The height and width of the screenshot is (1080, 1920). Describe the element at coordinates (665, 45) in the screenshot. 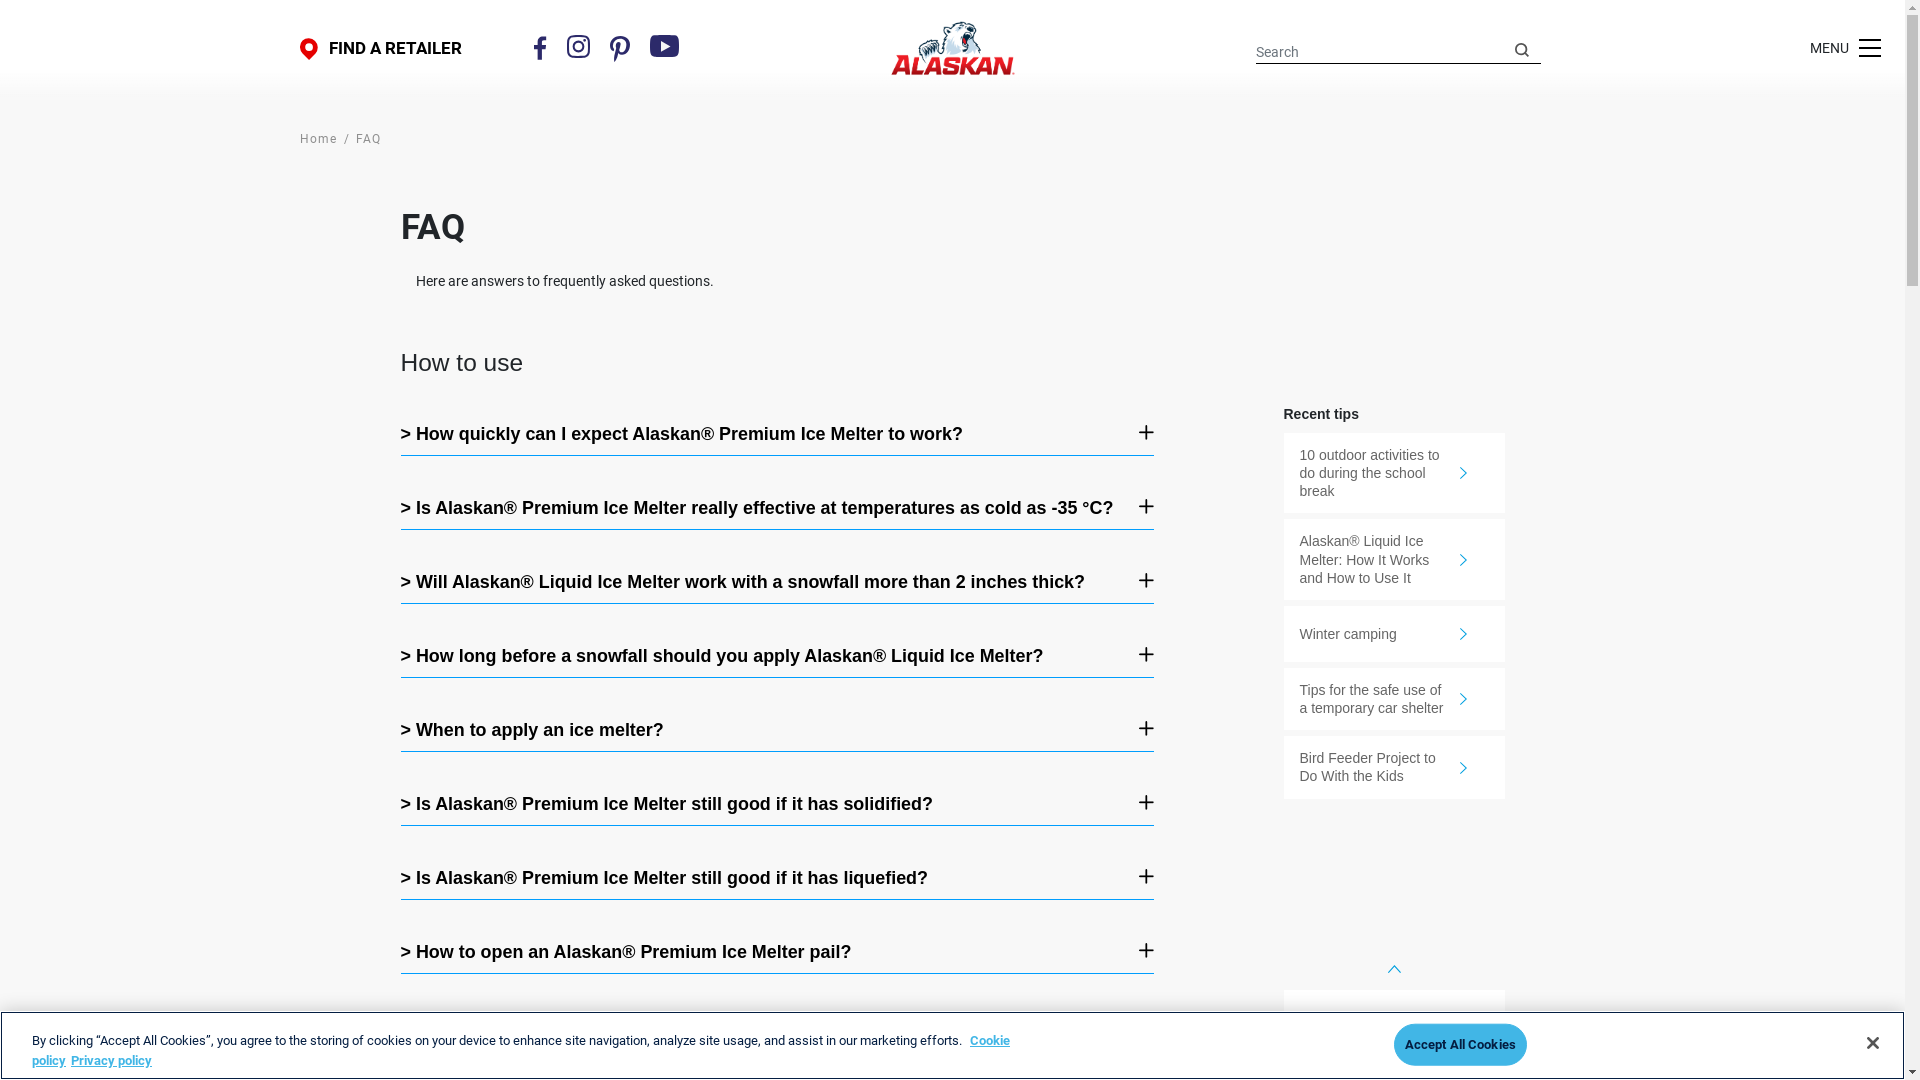

I see `'Youtube'` at that location.